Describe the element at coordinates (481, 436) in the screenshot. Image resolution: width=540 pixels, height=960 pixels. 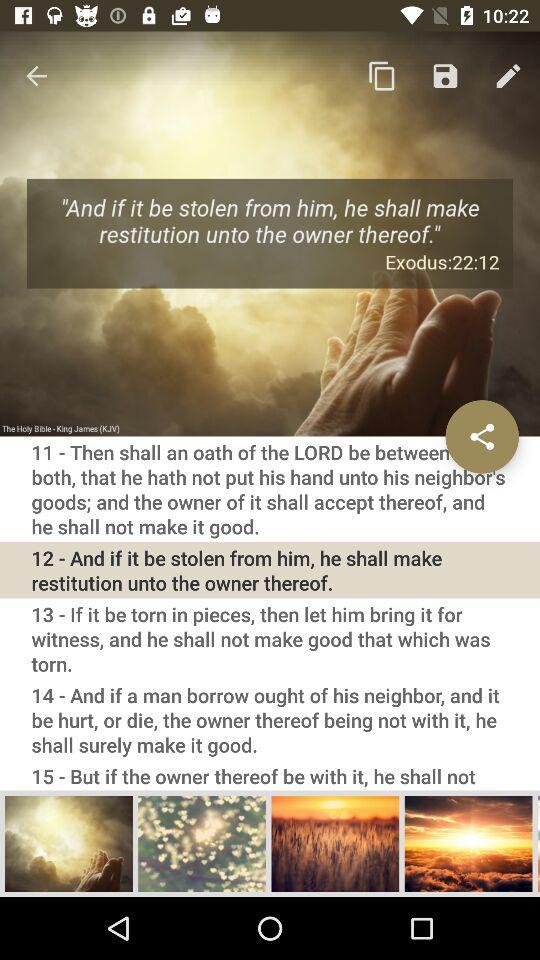
I see `share button` at that location.